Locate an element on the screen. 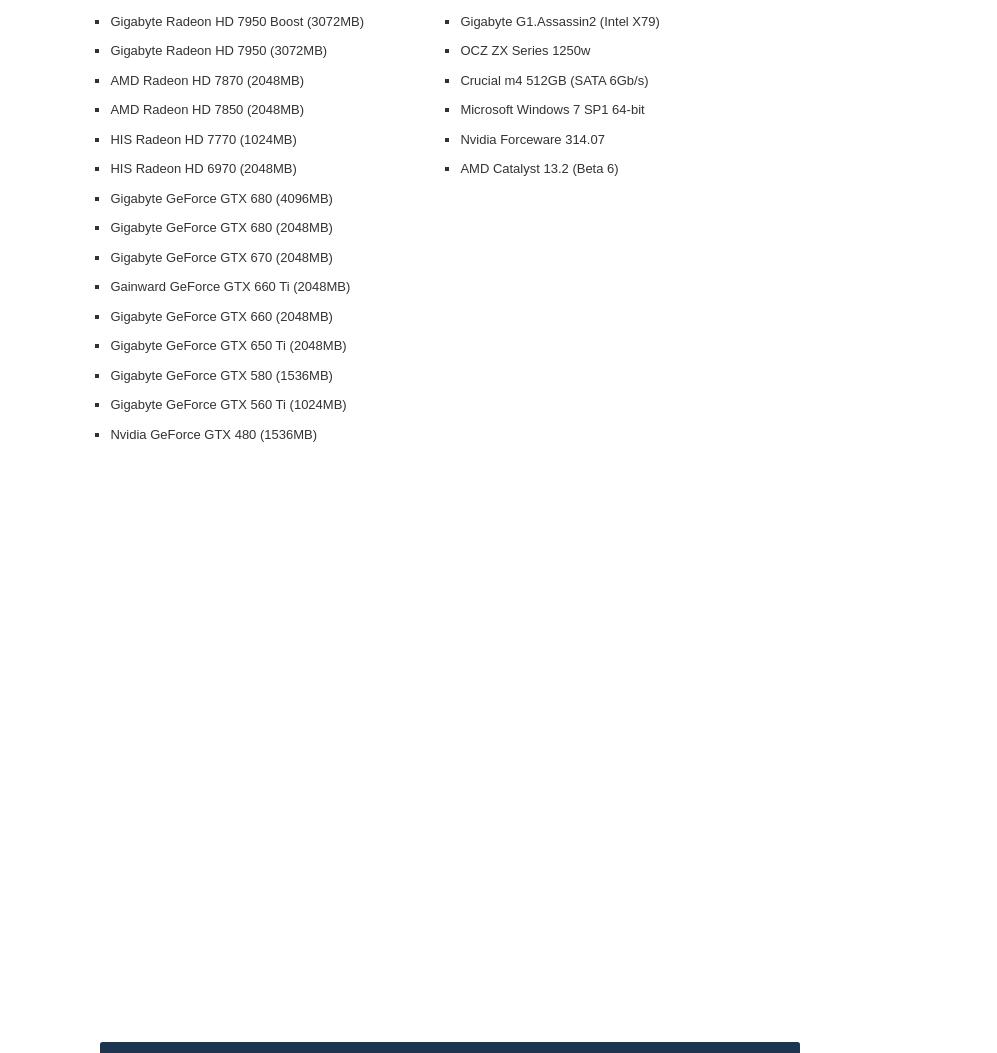 The image size is (997, 1053). 'AMD Radeon HD 7850 (2048MB)' is located at coordinates (206, 109).